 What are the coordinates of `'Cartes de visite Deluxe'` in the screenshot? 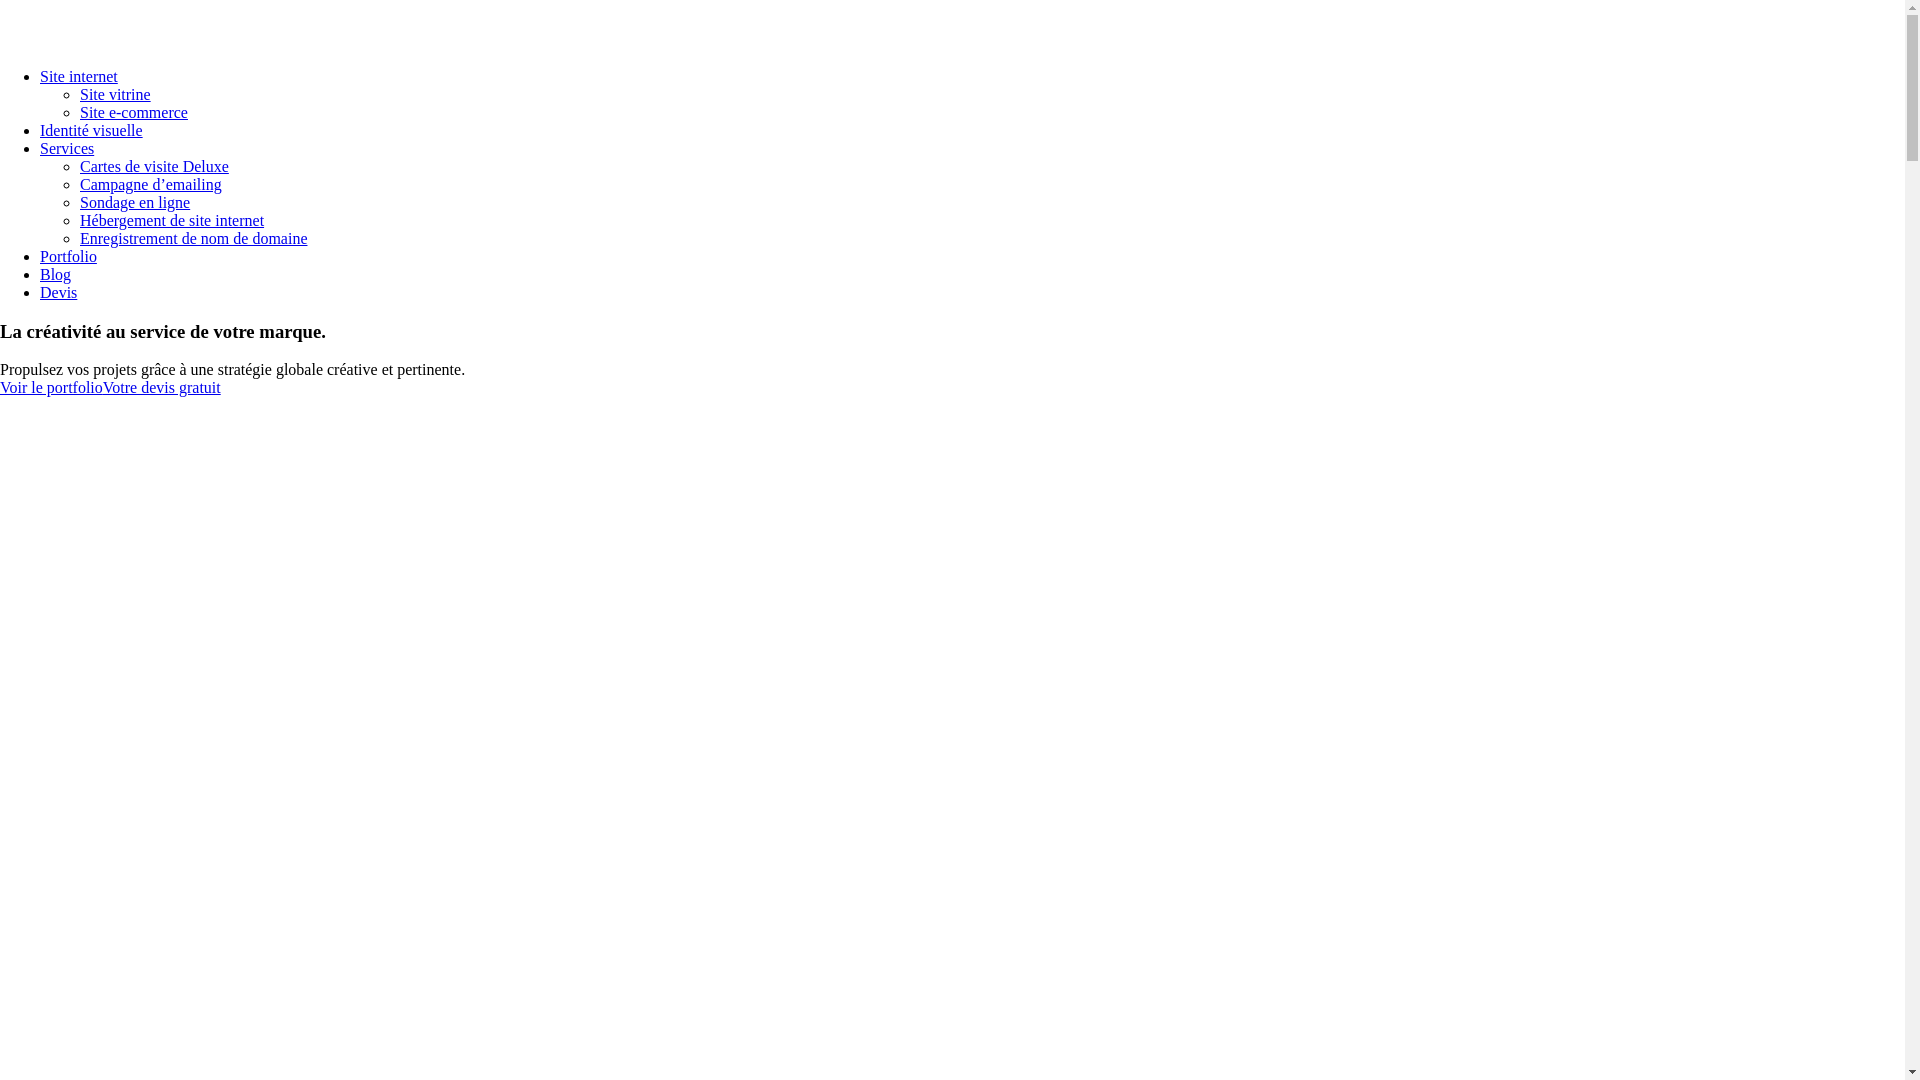 It's located at (80, 165).